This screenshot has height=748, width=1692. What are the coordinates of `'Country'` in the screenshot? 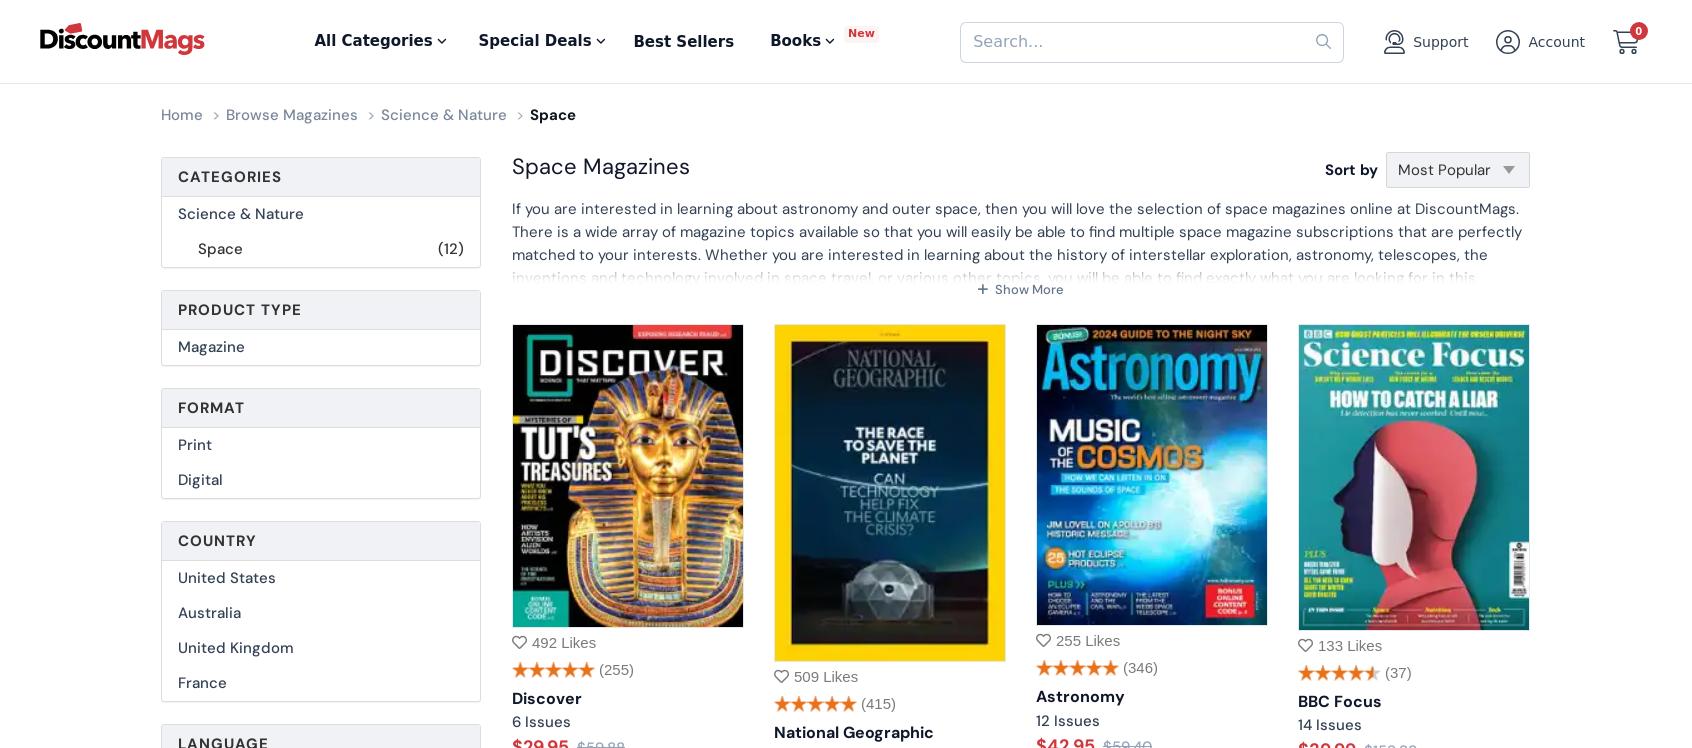 It's located at (217, 540).